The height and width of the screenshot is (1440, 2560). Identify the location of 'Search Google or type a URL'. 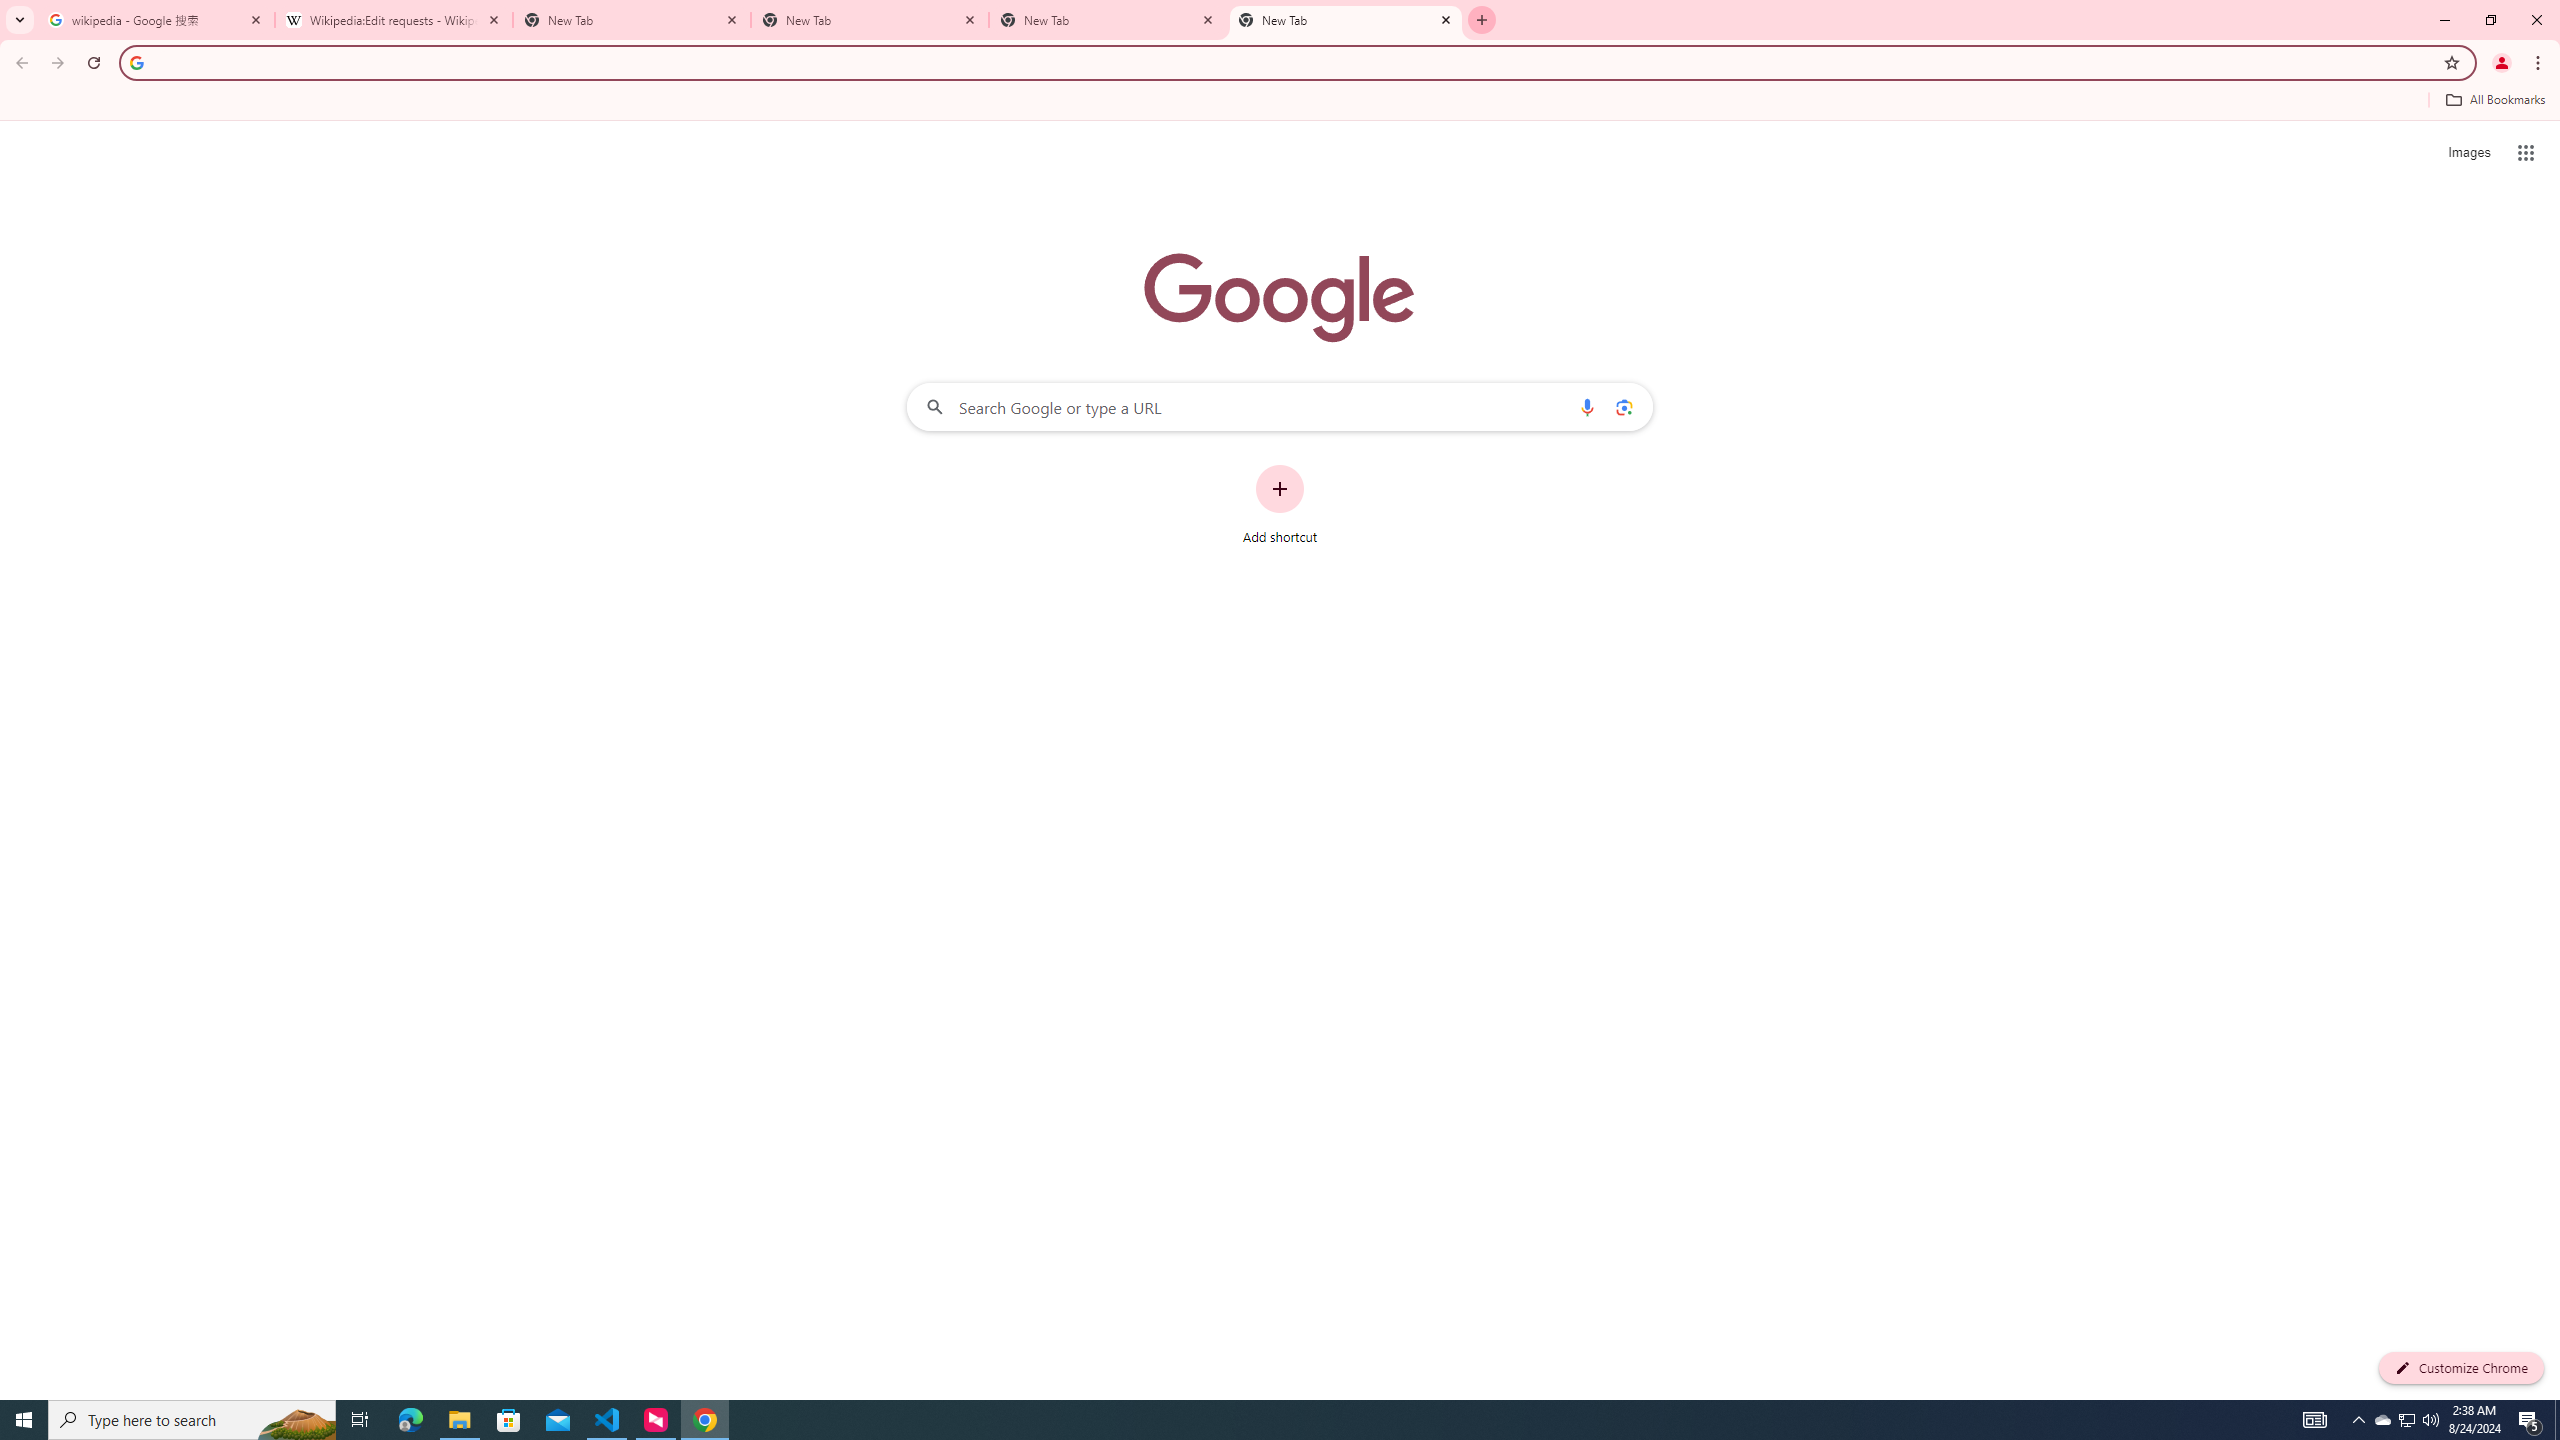
(1280, 405).